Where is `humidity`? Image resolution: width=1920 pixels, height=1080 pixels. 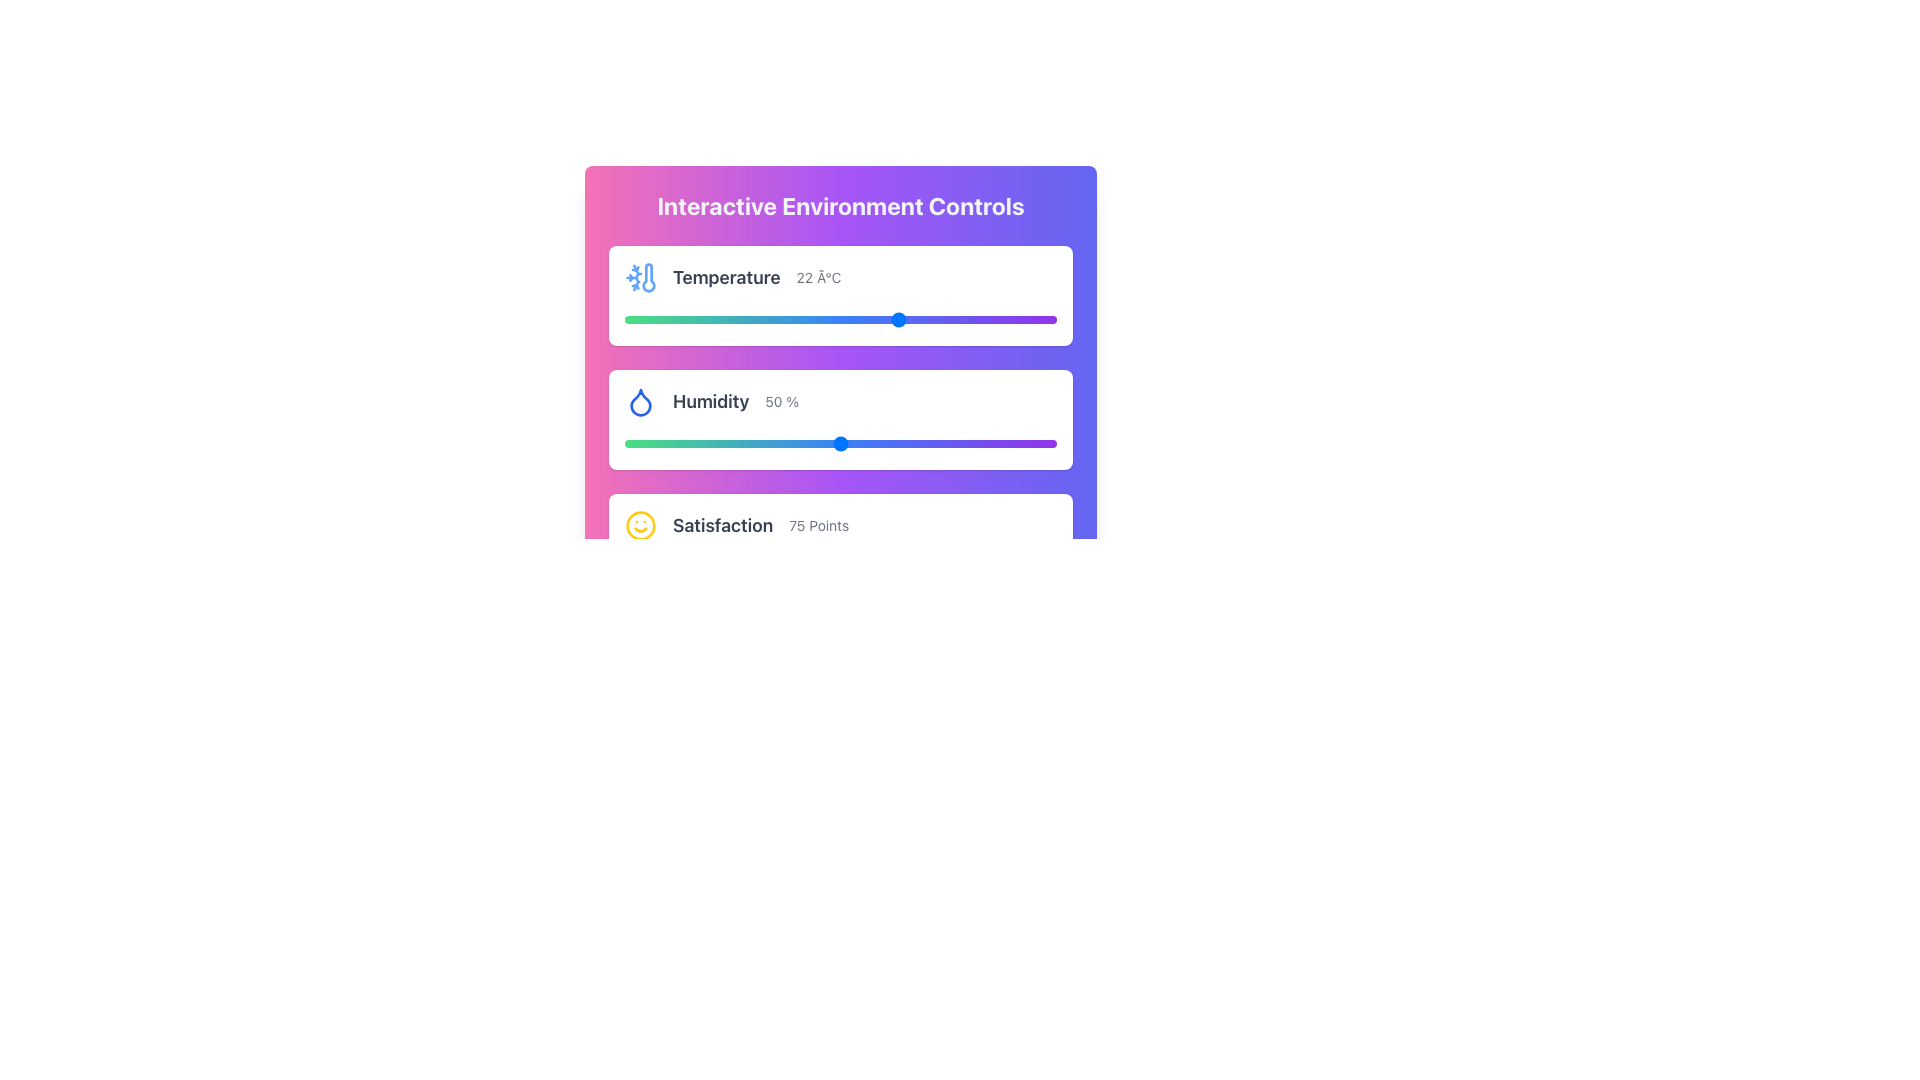
humidity is located at coordinates (832, 442).